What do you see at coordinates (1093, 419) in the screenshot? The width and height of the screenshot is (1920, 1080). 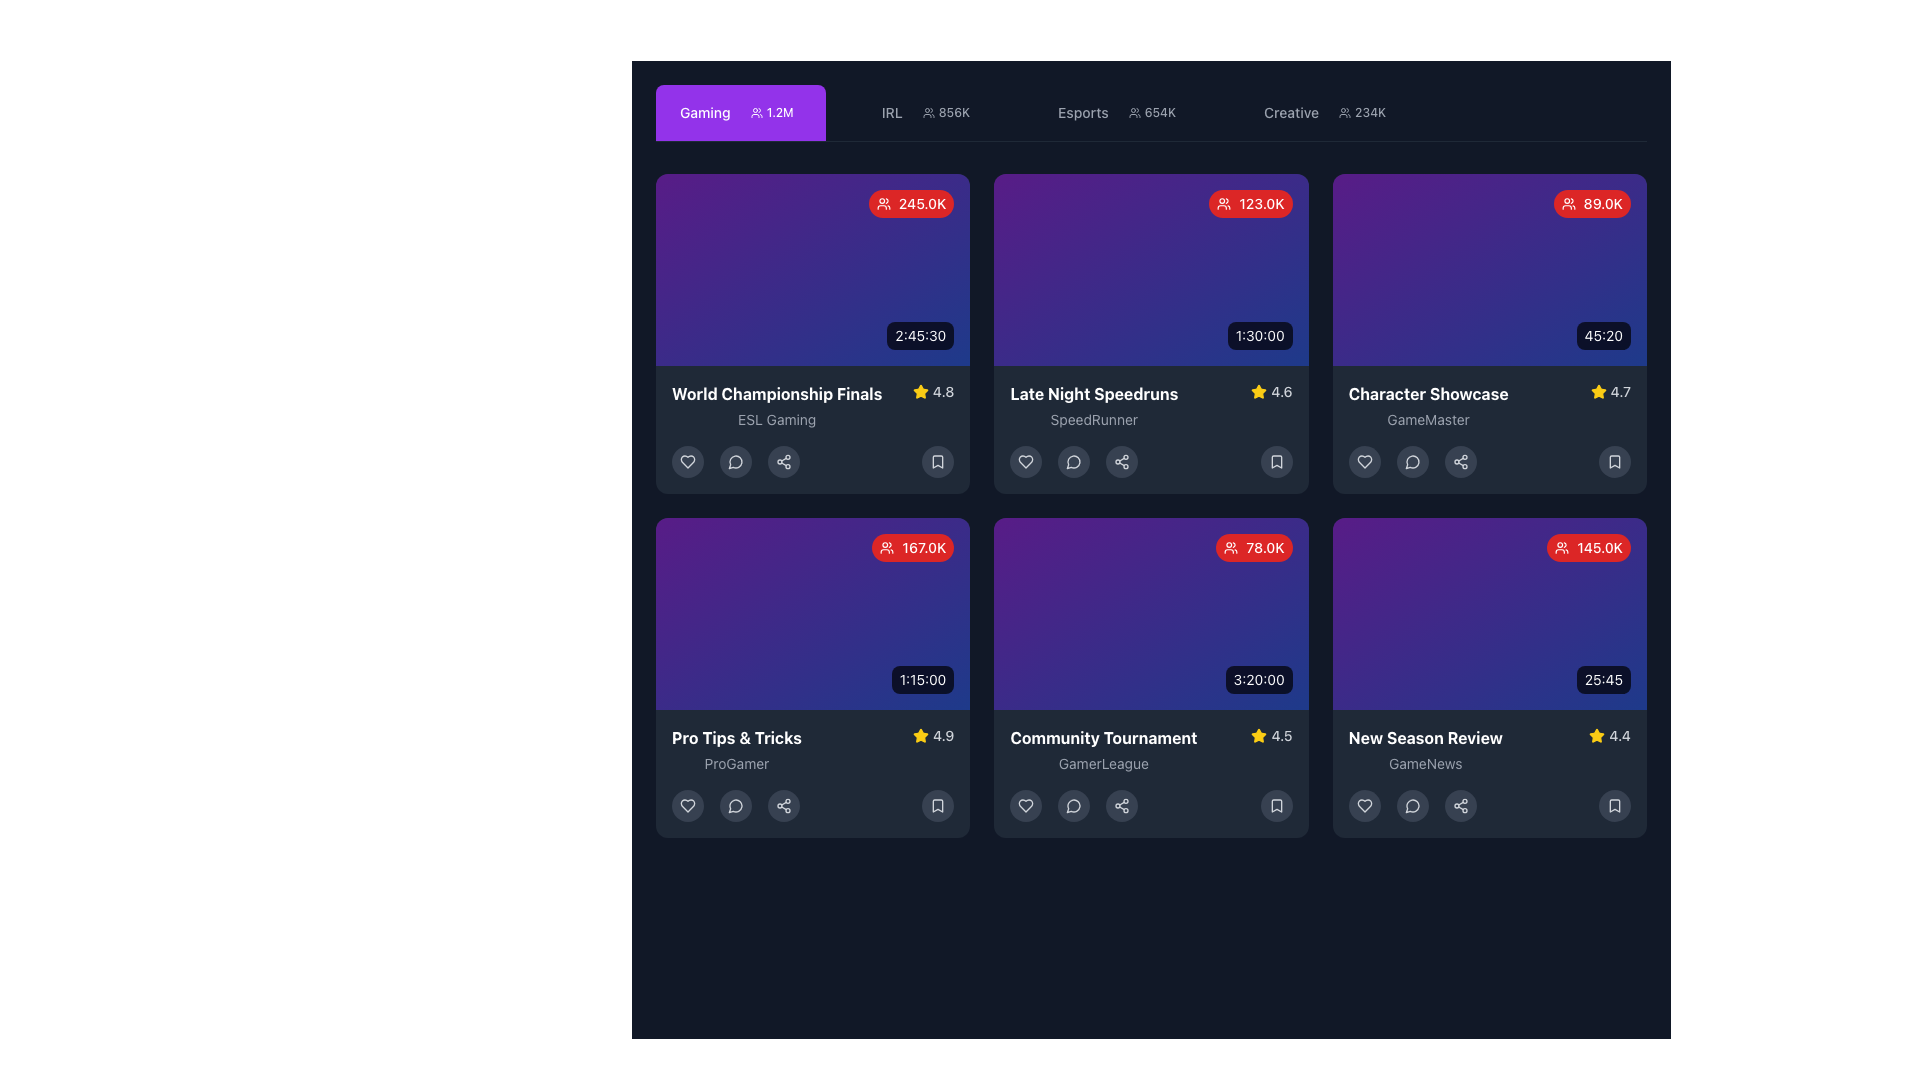 I see `the text label displaying contextual information located directly below the 'Late Night Speedruns' title within the card, which is the second line in the grid item` at bounding box center [1093, 419].